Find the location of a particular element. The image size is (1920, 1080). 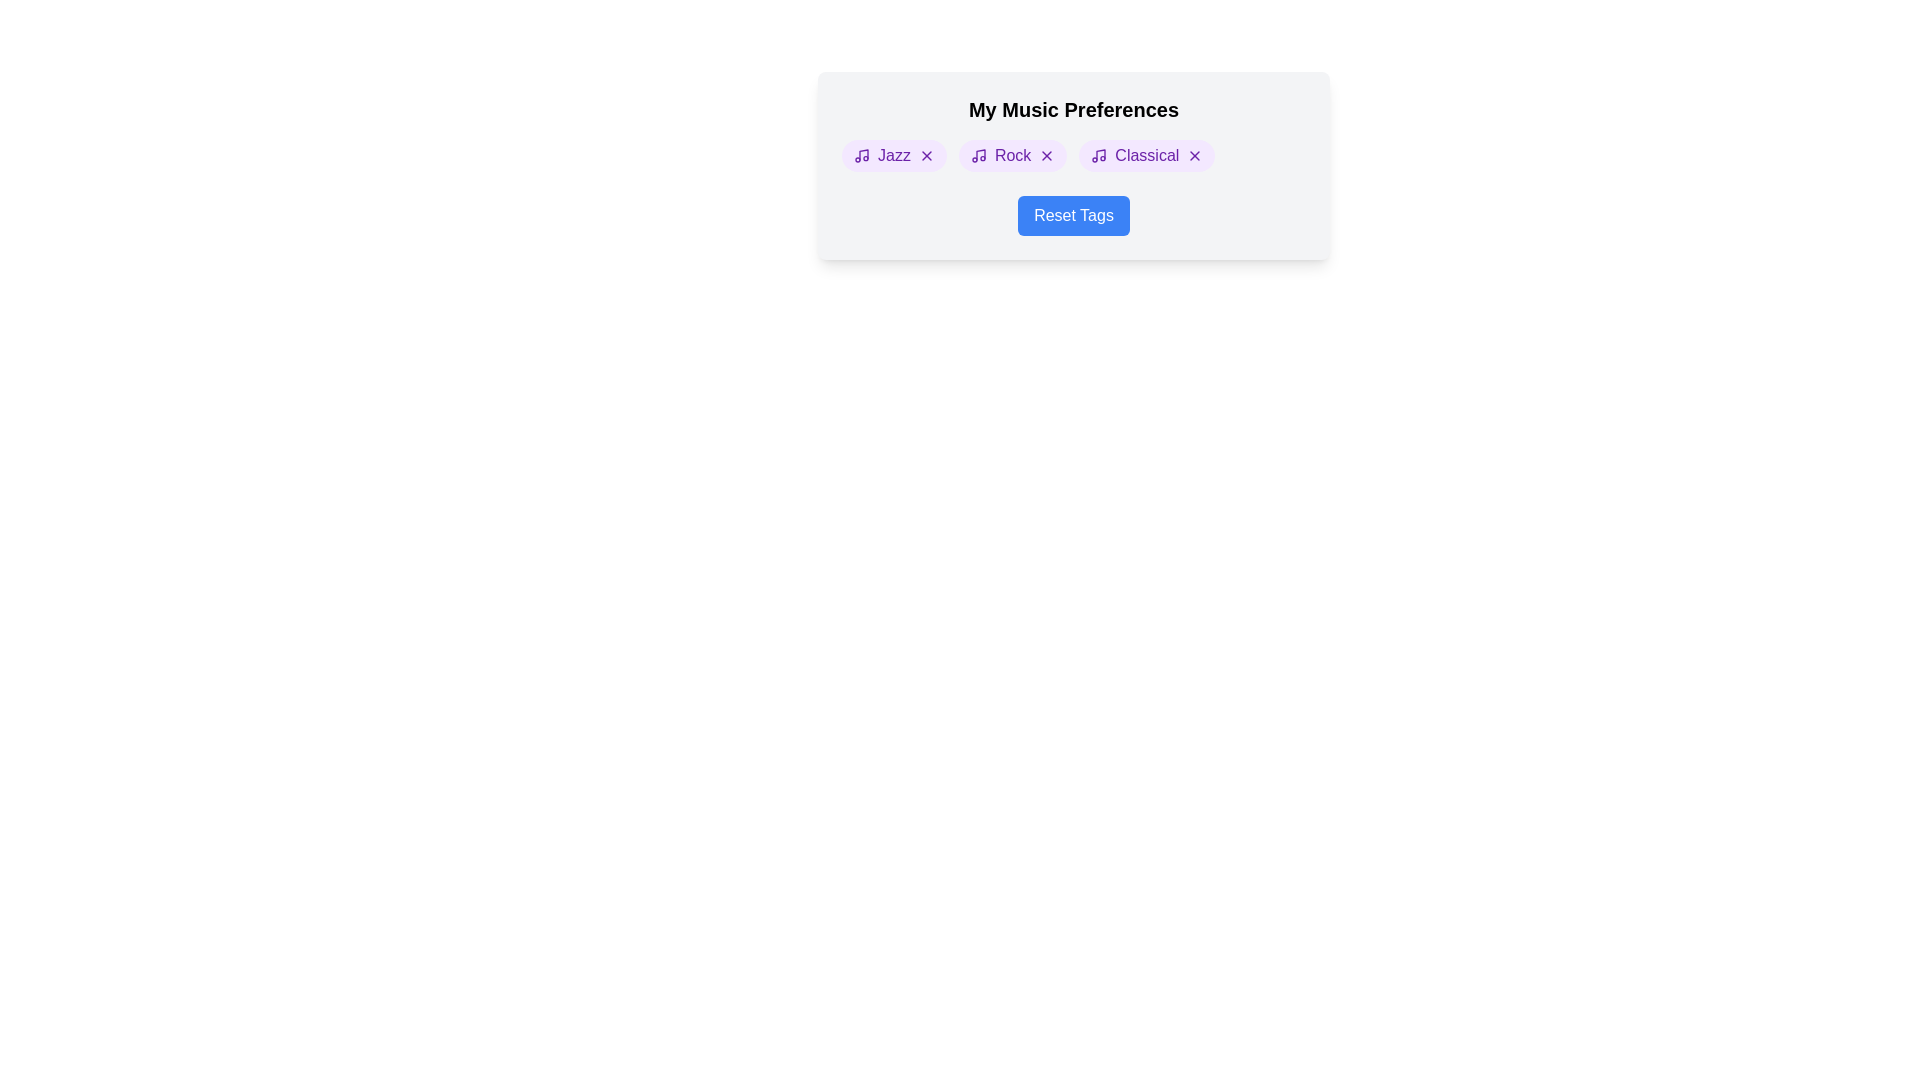

the element Jazz Tag to see its hover effect is located at coordinates (892, 154).